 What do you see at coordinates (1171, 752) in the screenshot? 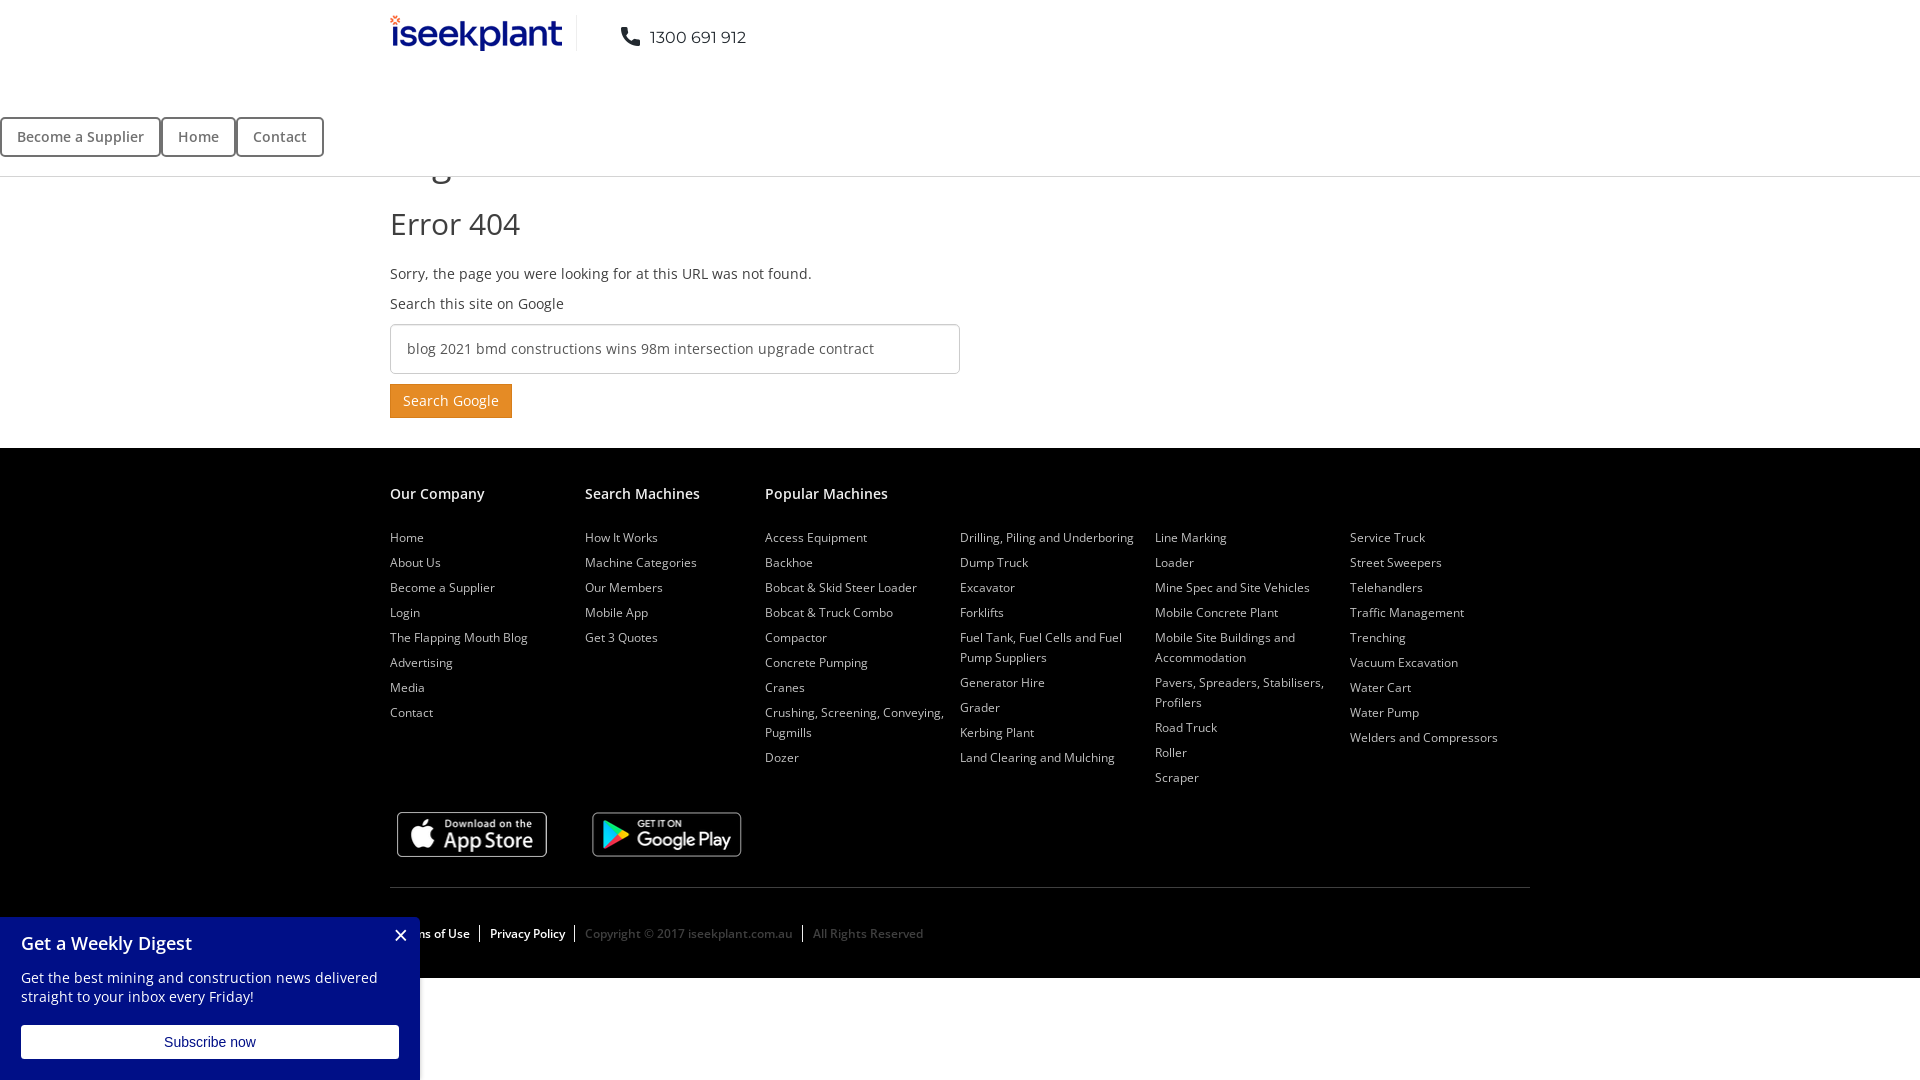
I see `'Roller'` at bounding box center [1171, 752].